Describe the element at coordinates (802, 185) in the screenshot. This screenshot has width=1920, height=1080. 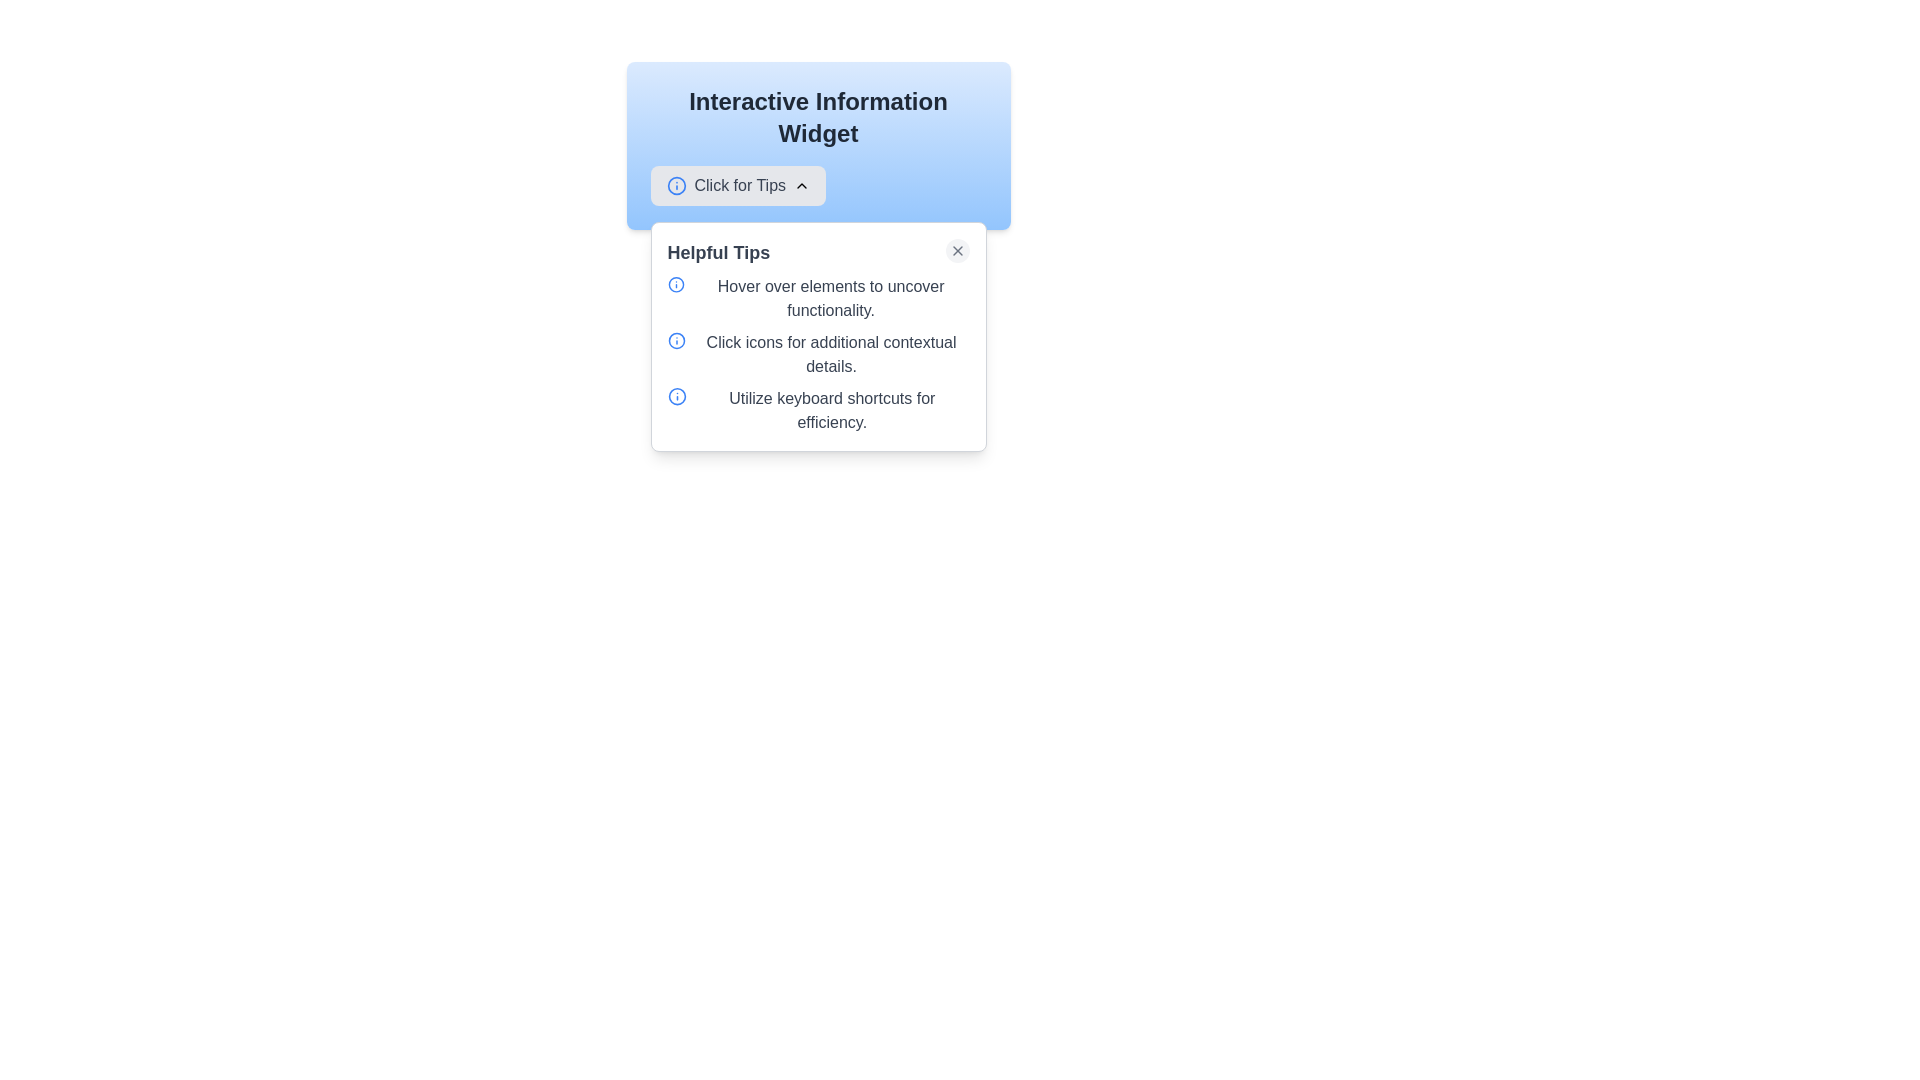
I see `the chevron up icon, which is part of the 'Click for Tips' button` at that location.